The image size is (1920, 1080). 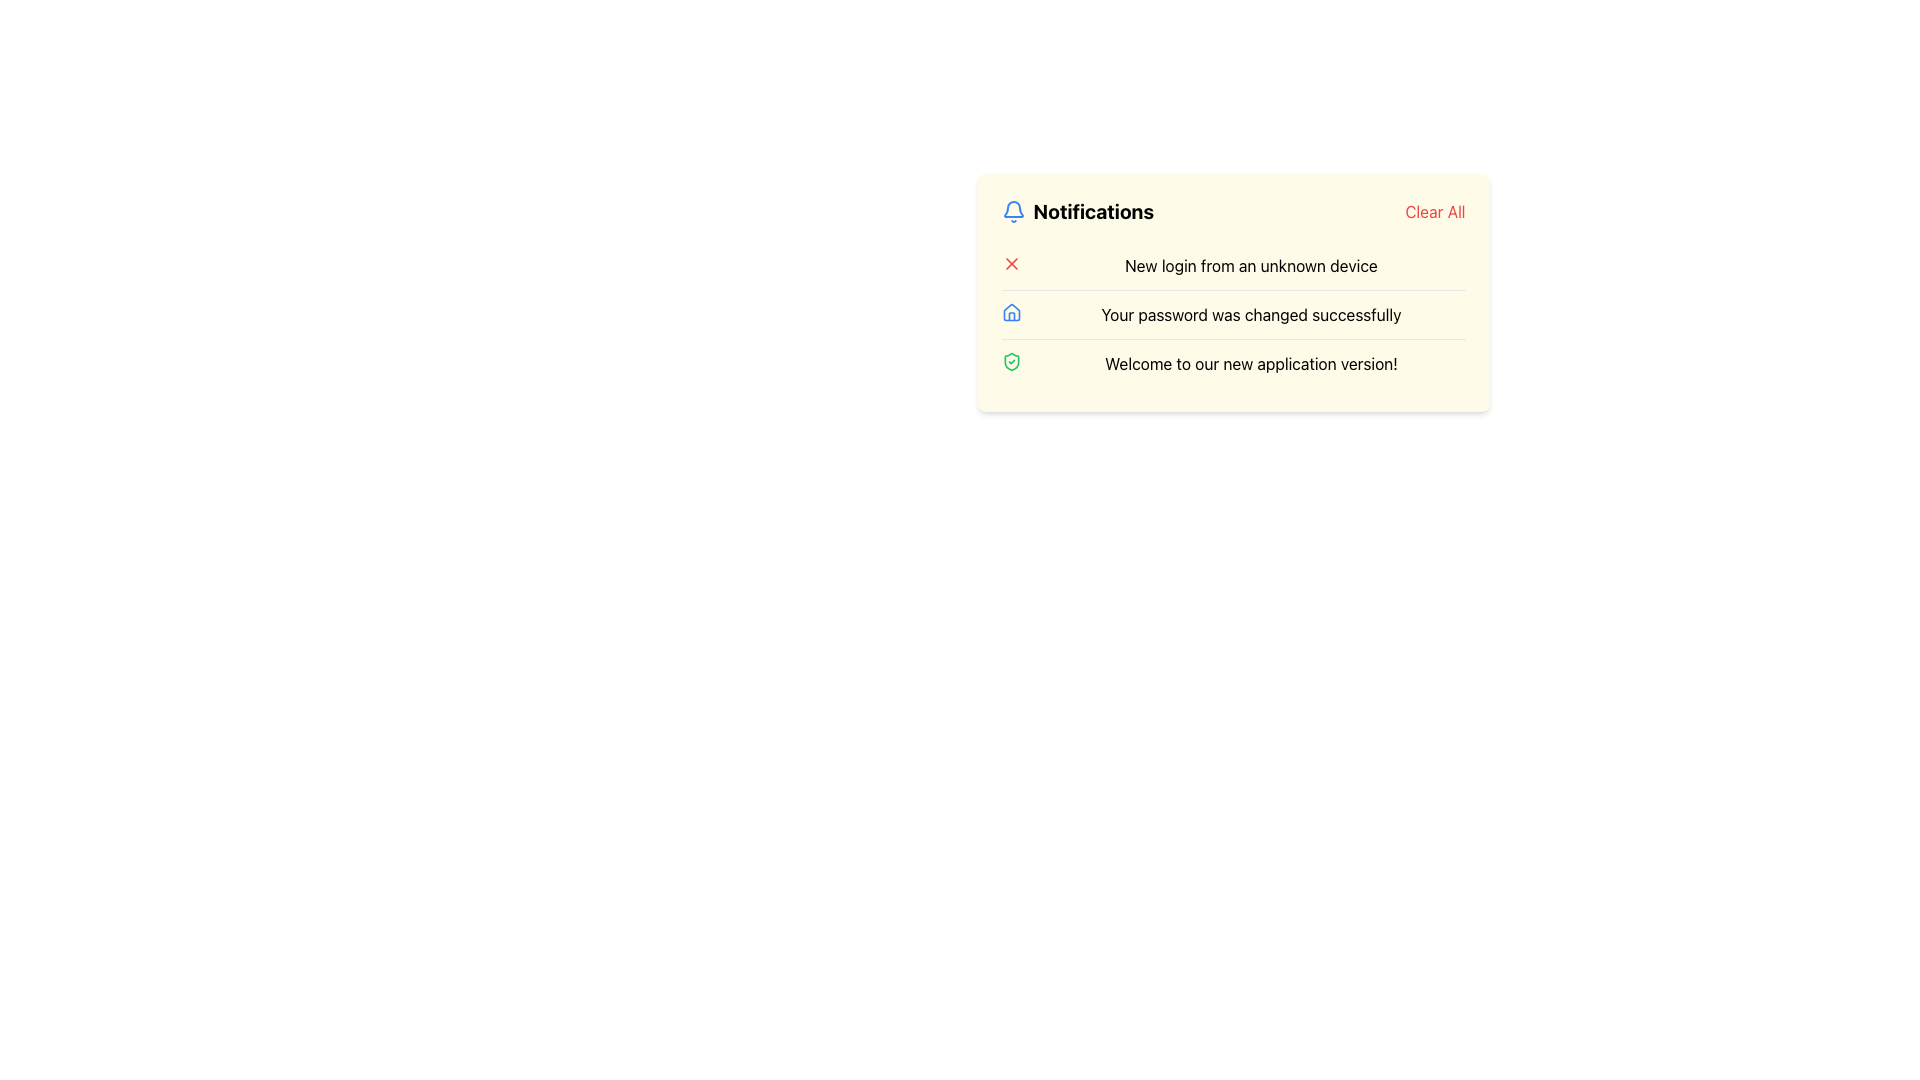 I want to click on the first notification item in the 'Notifications' section that informs about a new login from an unknown device, so click(x=1232, y=265).